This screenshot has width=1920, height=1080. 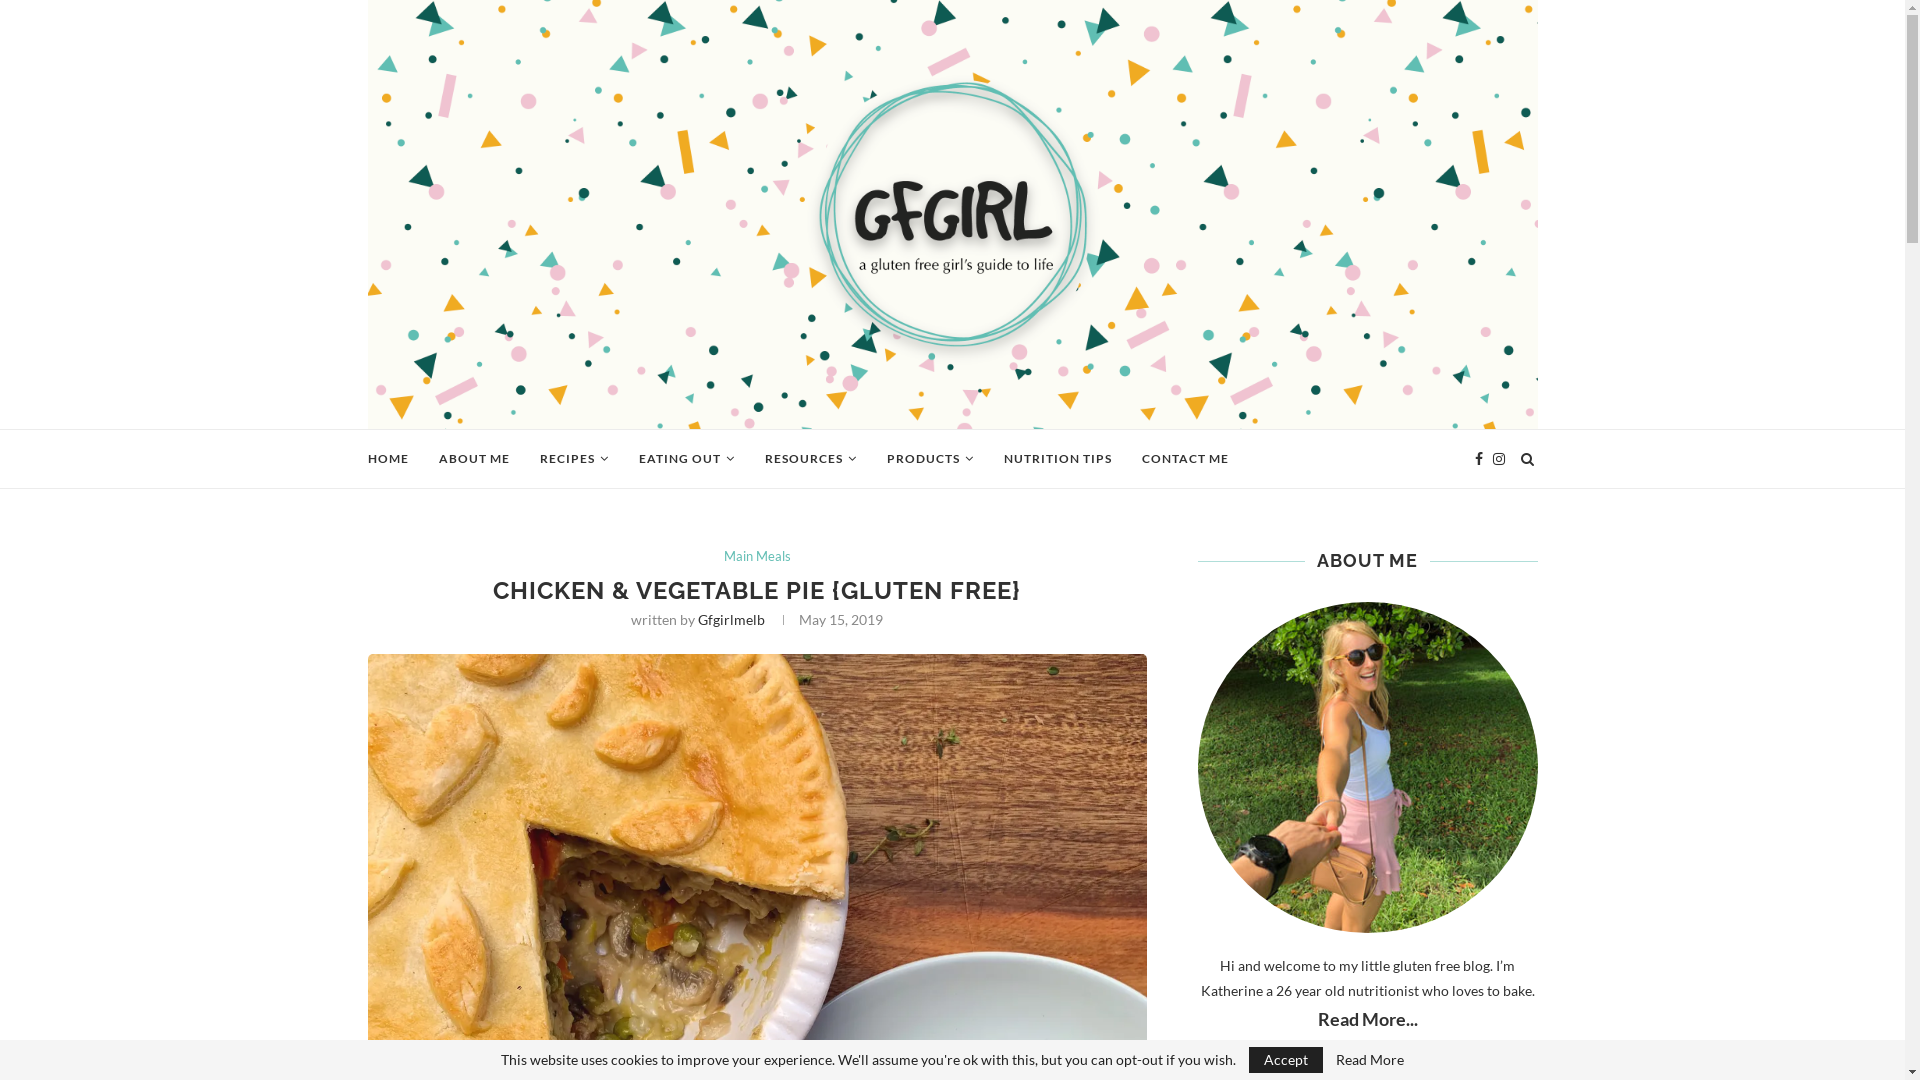 I want to click on 'Gfgirlmelb', so click(x=730, y=618).